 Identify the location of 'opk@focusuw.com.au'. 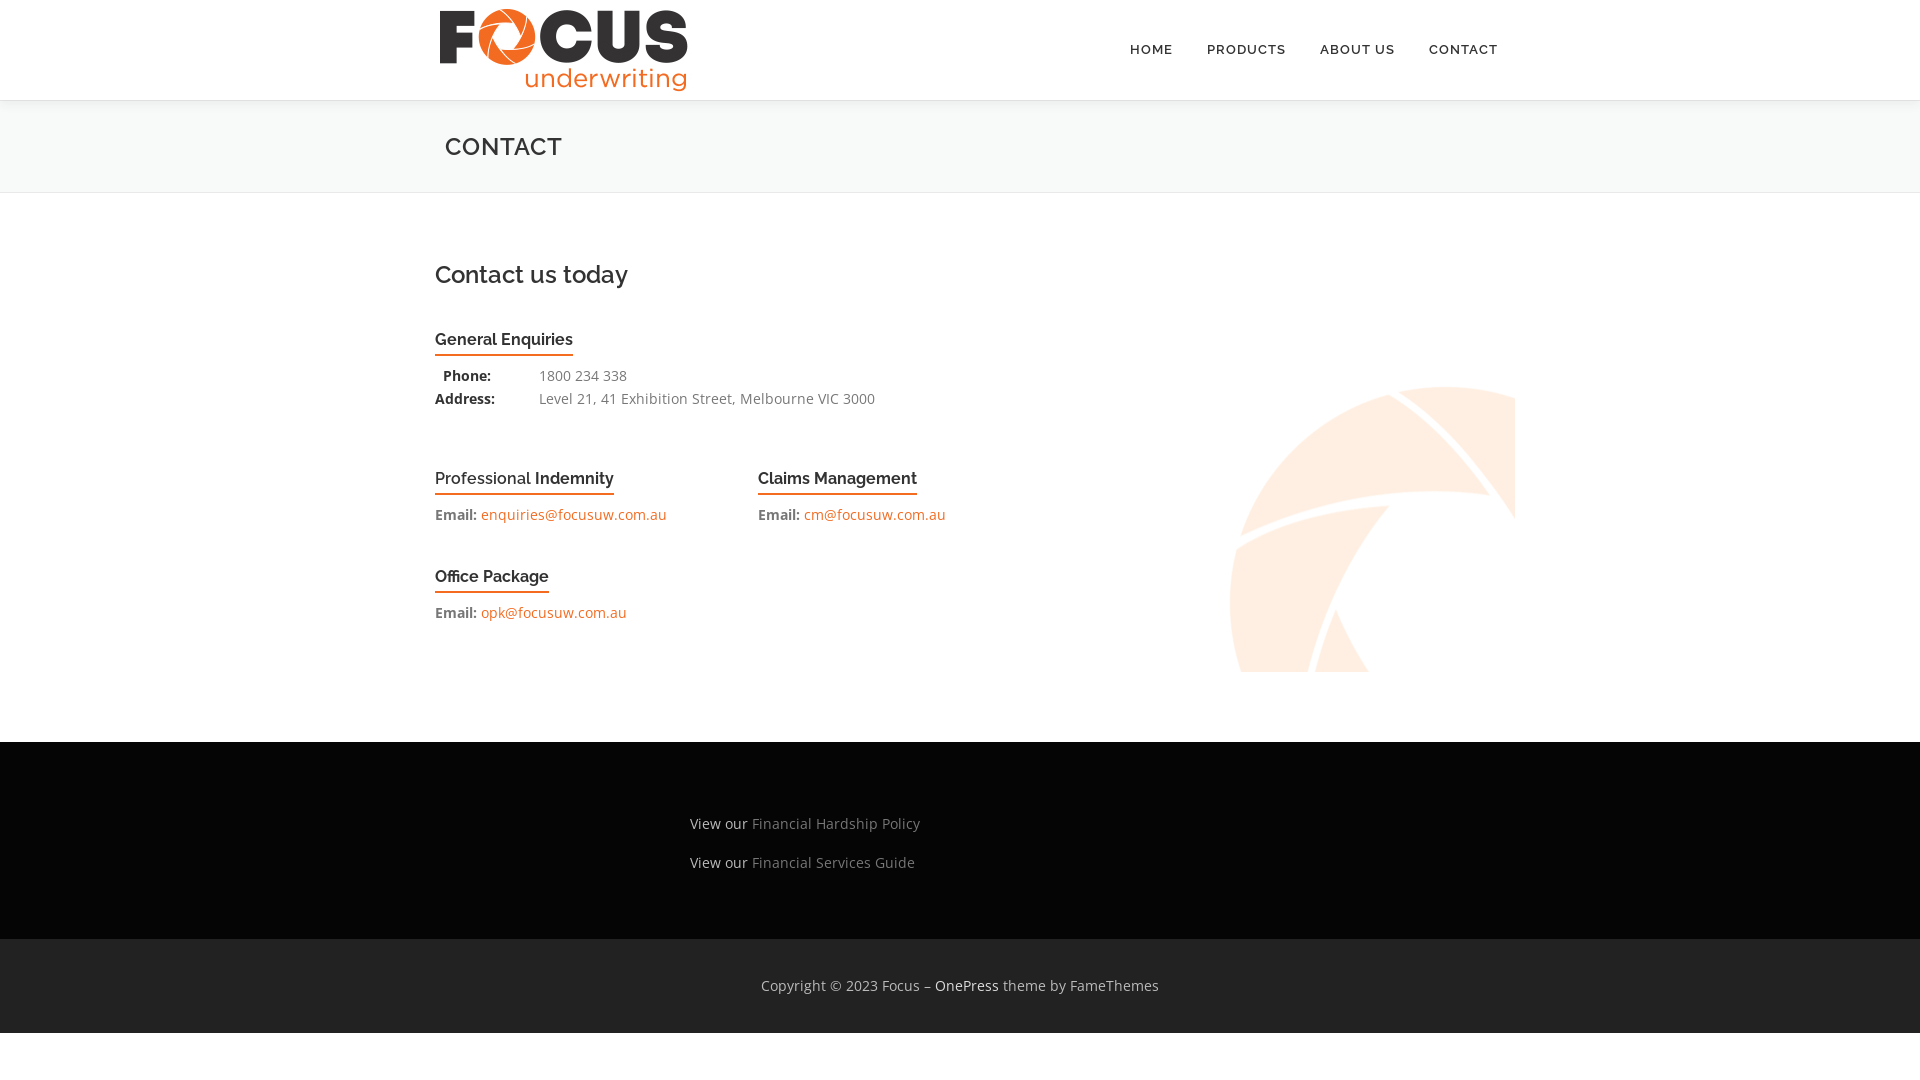
(553, 611).